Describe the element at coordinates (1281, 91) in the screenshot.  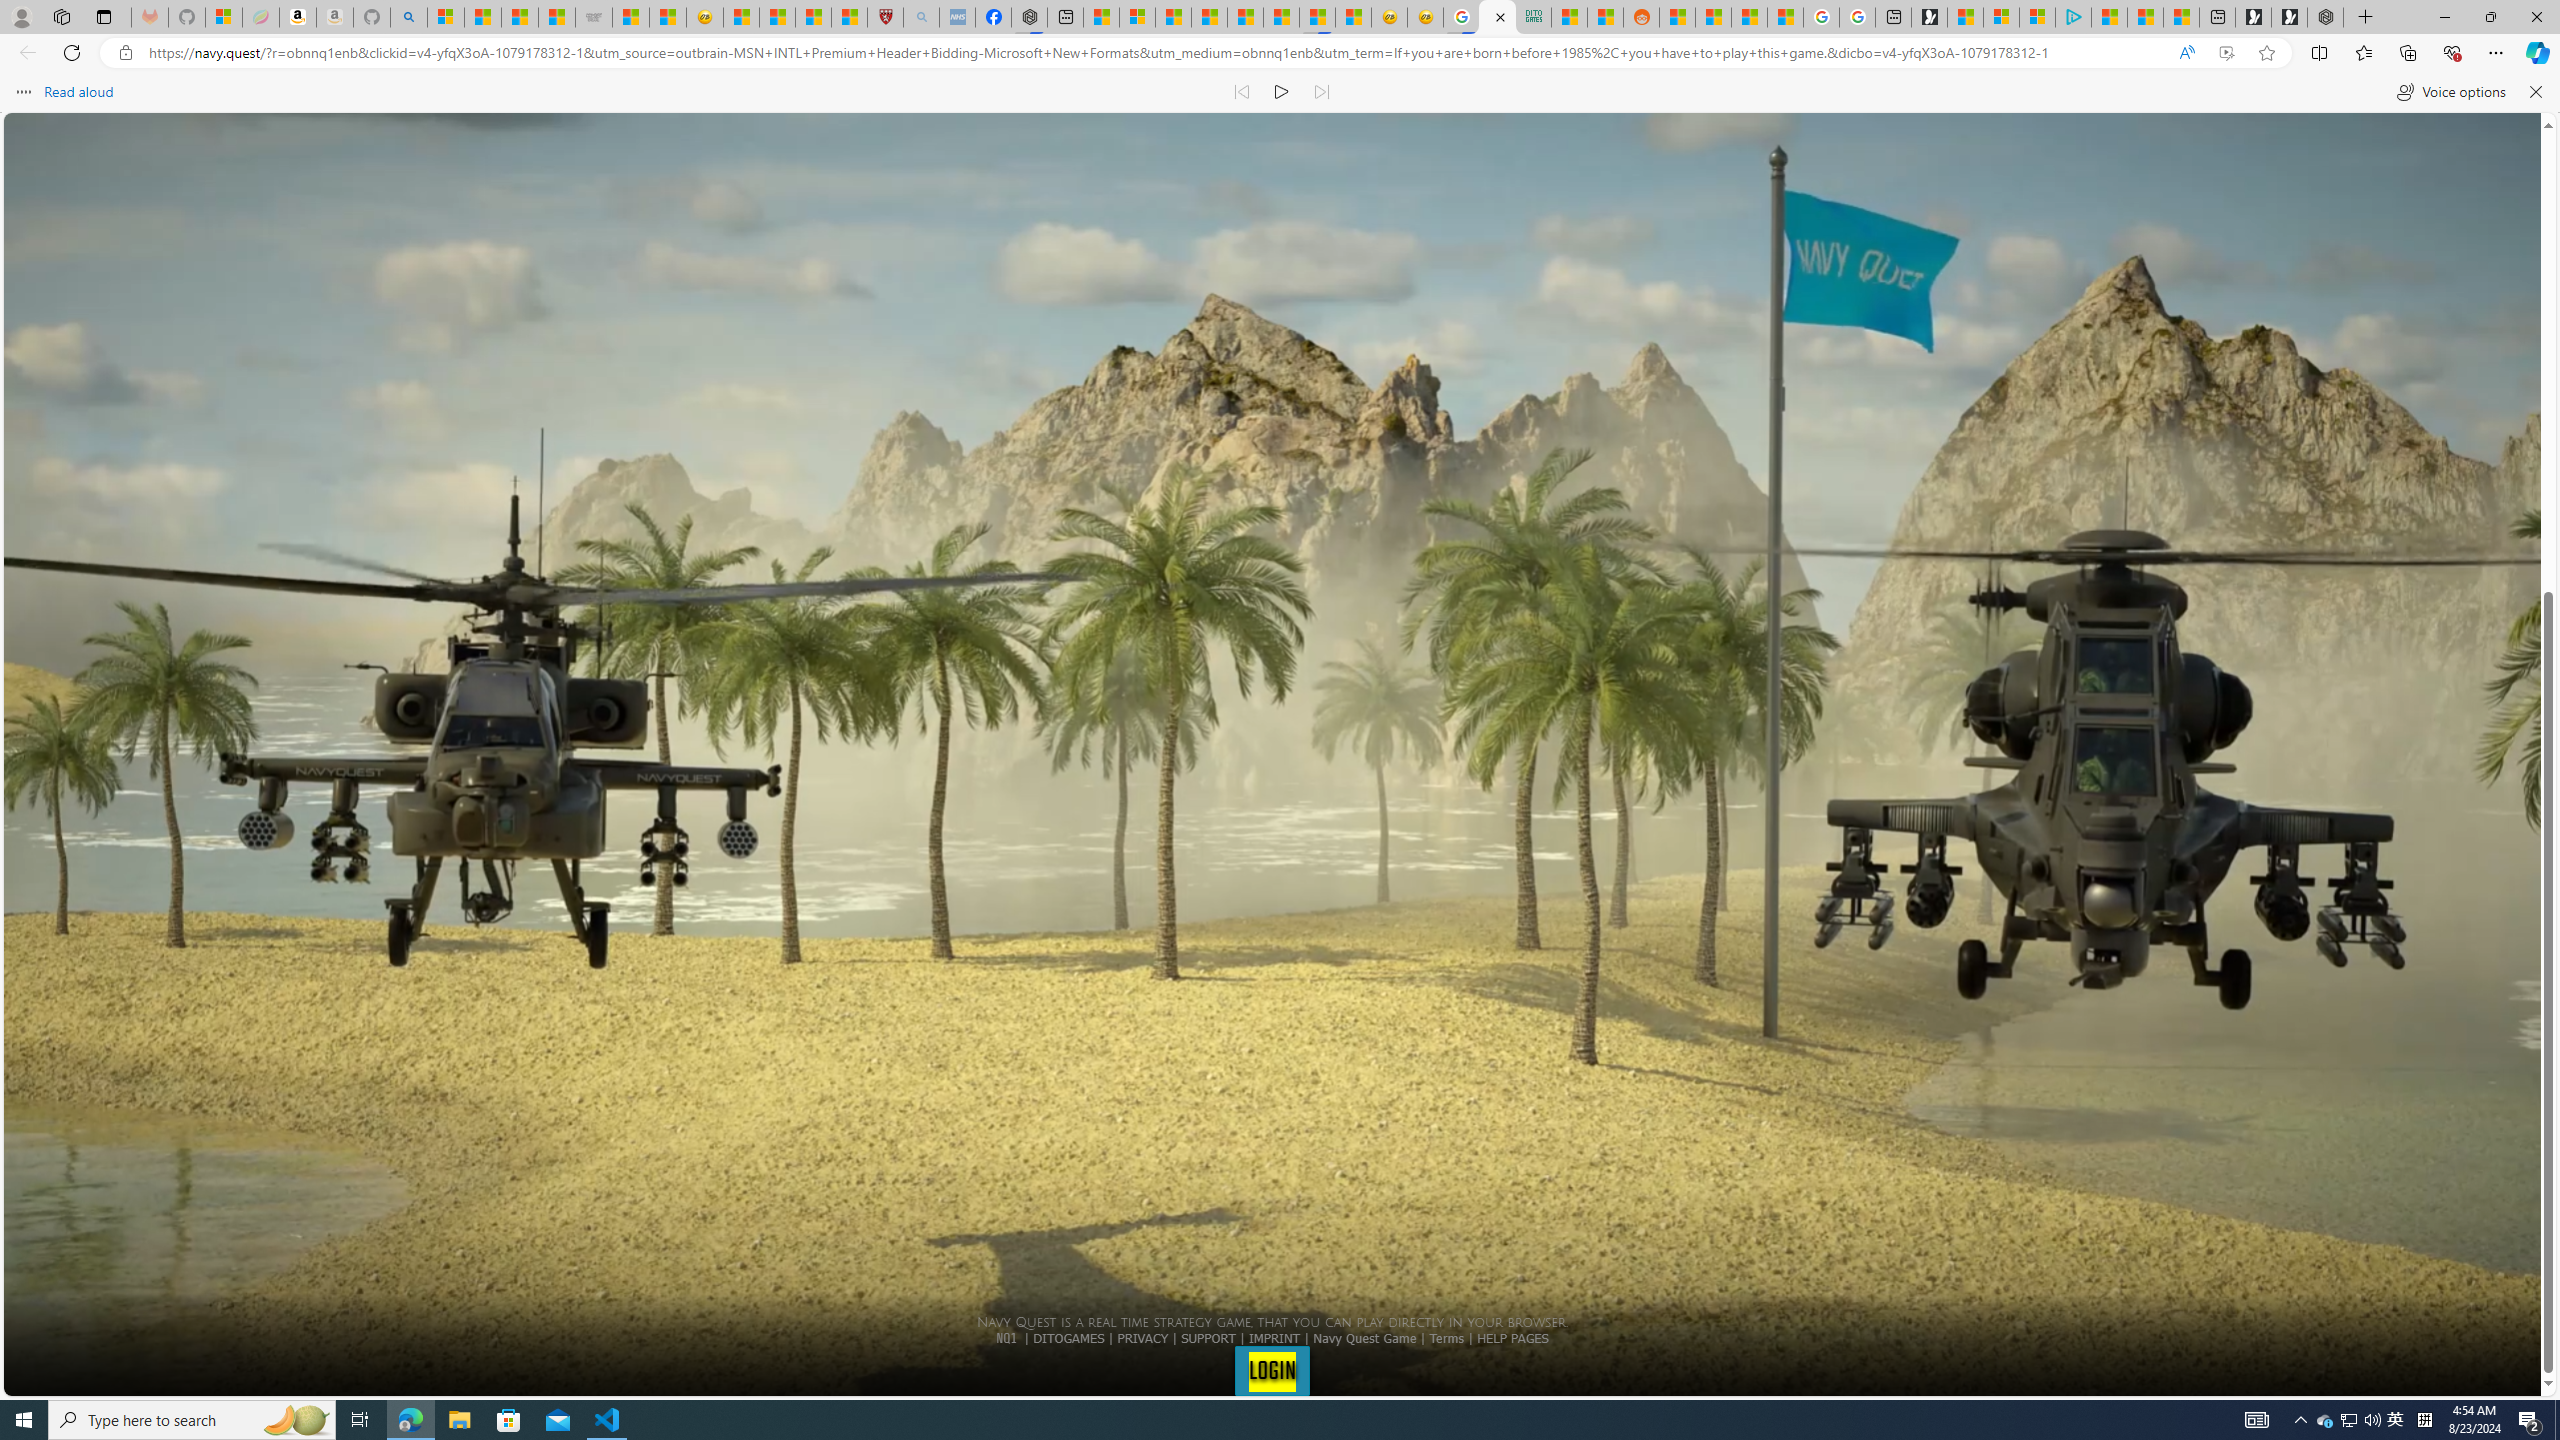
I see `'Continue to read aloud (Ctrl+Shift+U)'` at that location.